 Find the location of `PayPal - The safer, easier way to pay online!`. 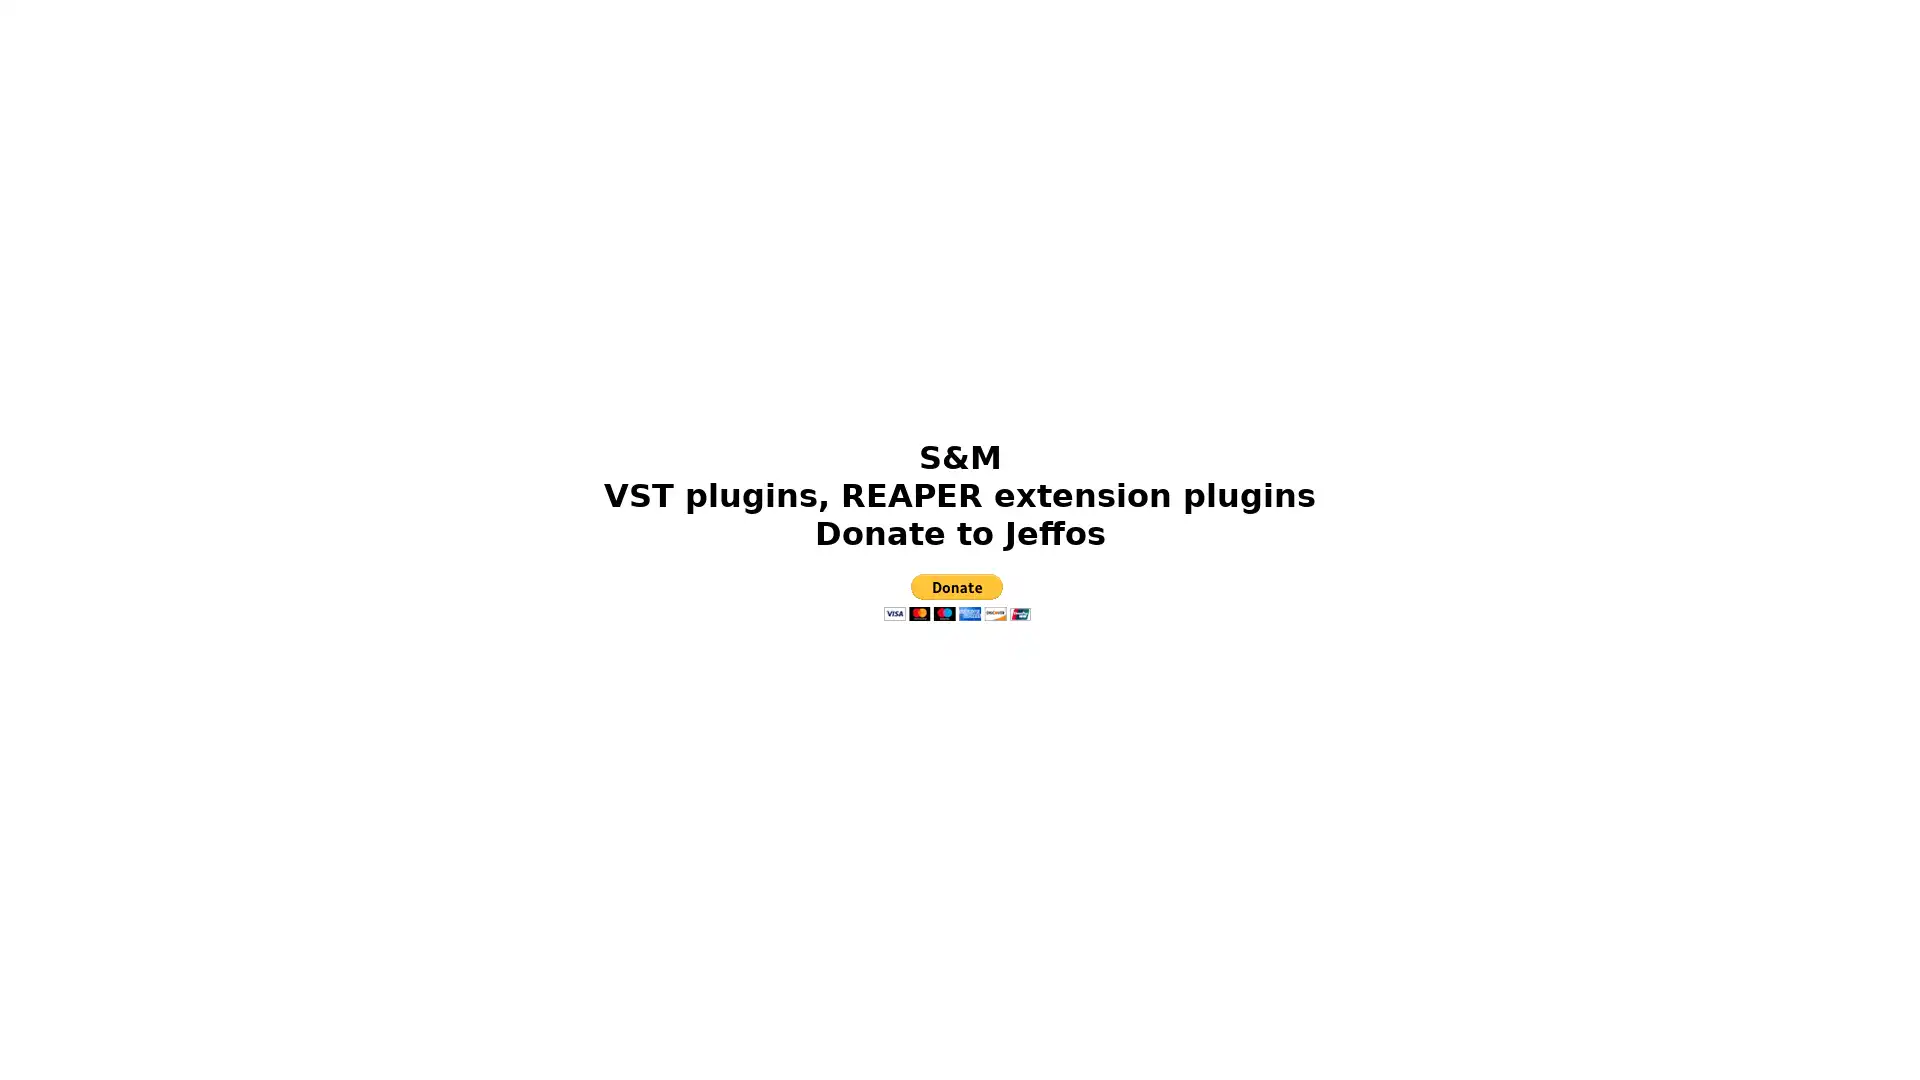

PayPal - The safer, easier way to pay online! is located at coordinates (955, 596).